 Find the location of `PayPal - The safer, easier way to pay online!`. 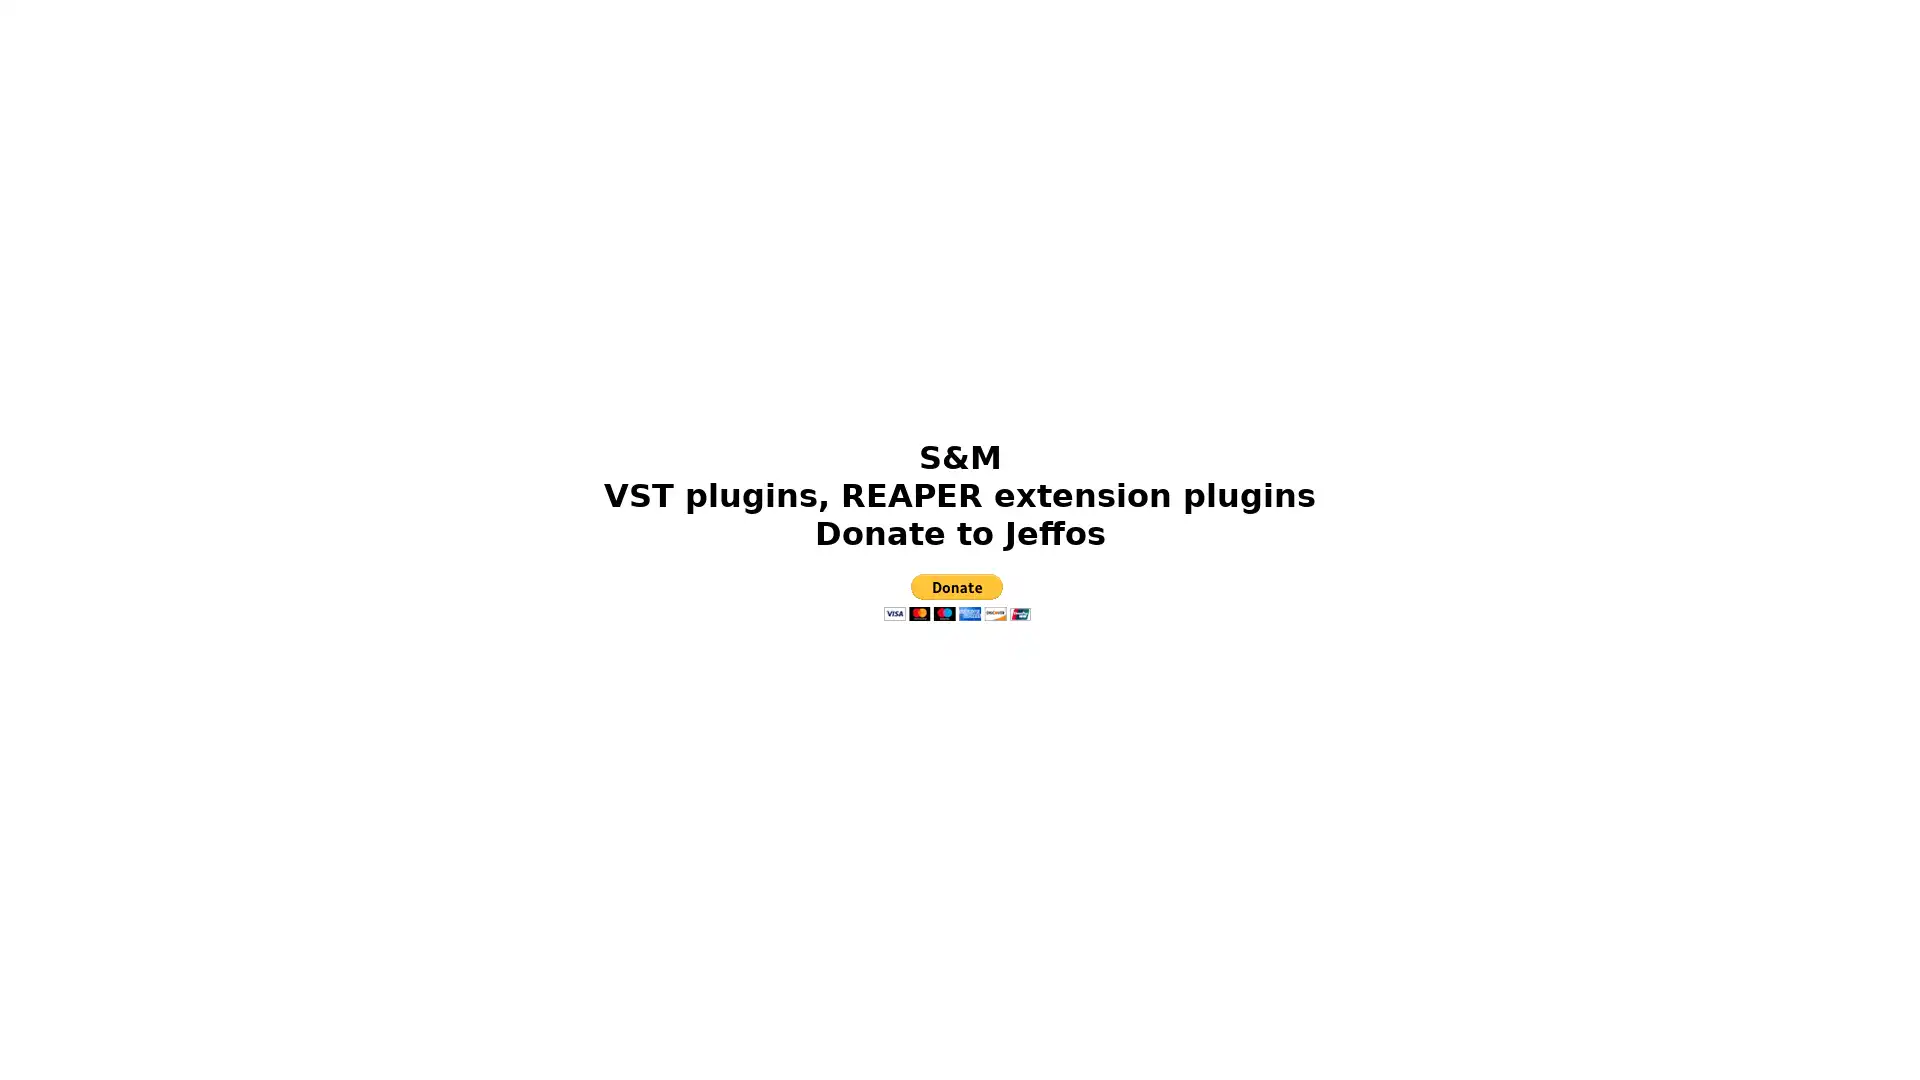

PayPal - The safer, easier way to pay online! is located at coordinates (955, 596).